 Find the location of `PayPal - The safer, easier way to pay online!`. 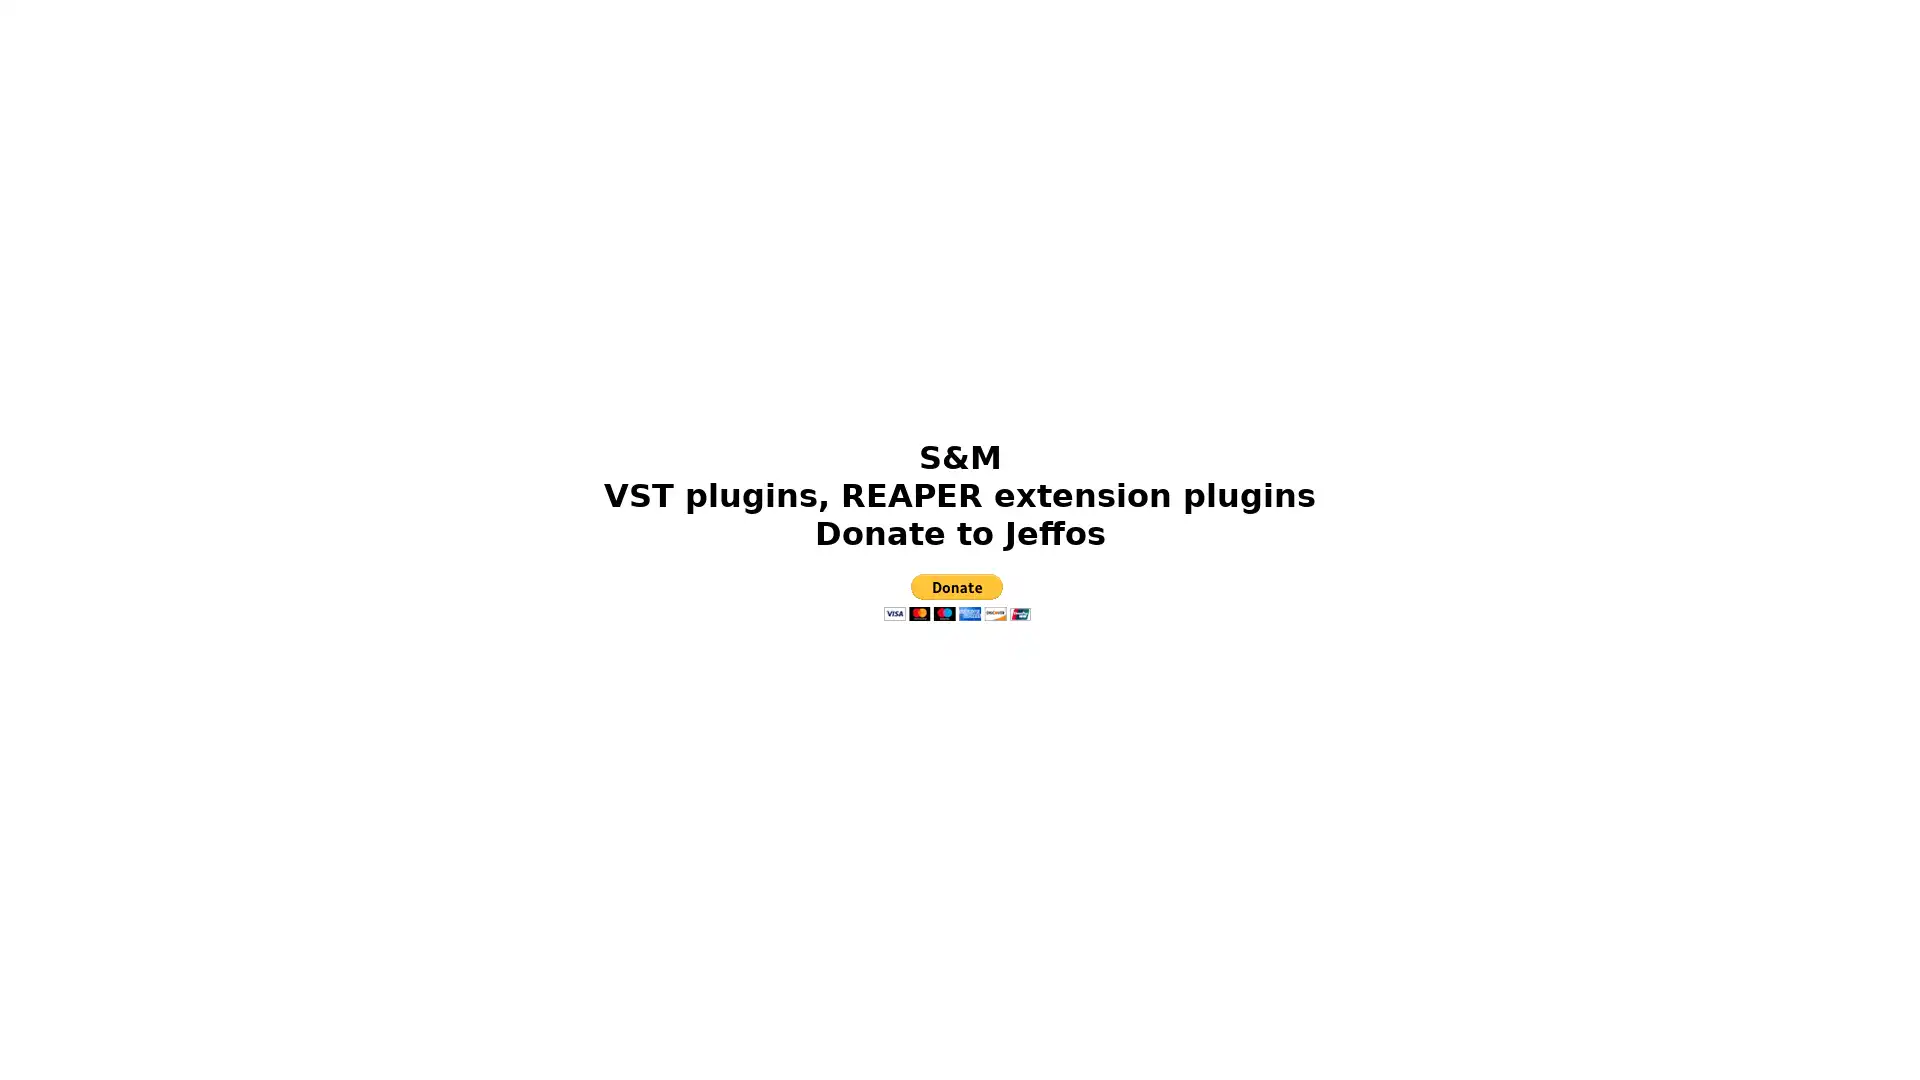

PayPal - The safer, easier way to pay online! is located at coordinates (955, 596).